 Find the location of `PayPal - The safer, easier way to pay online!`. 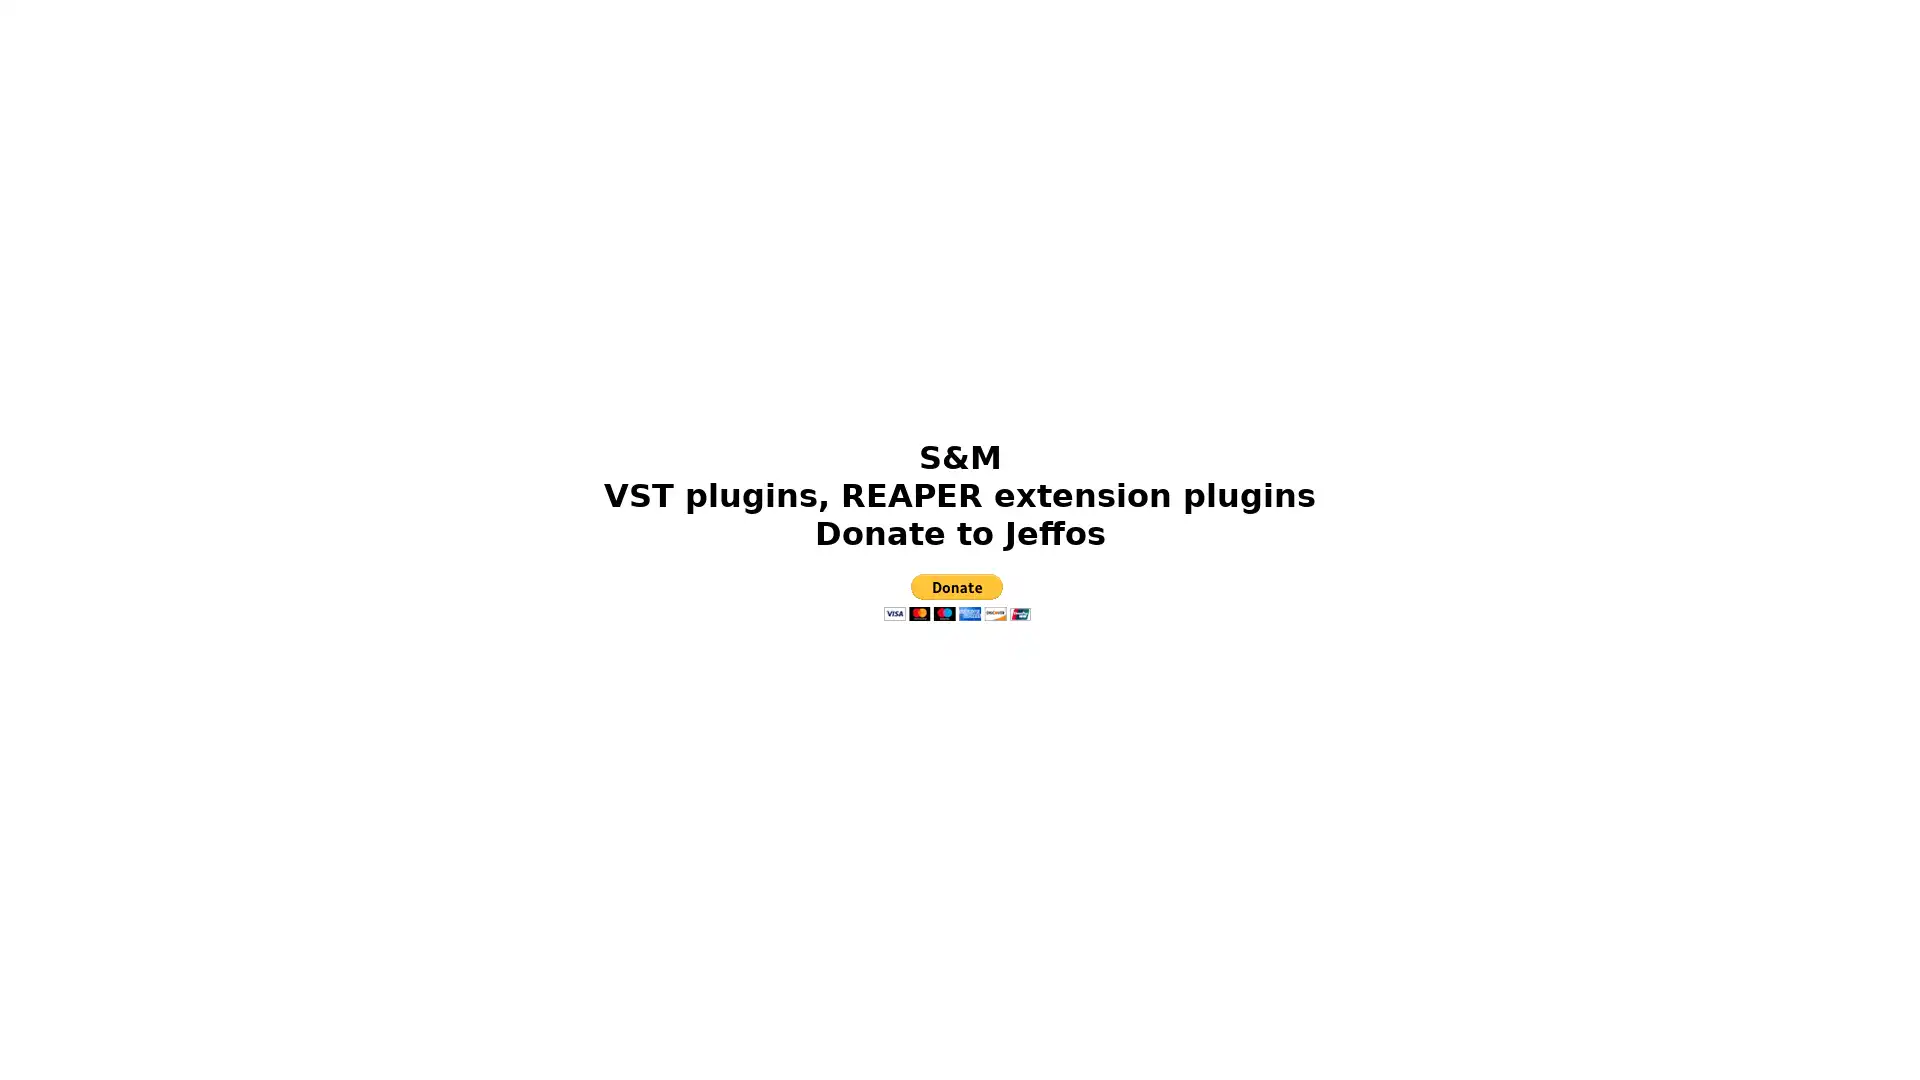

PayPal - The safer, easier way to pay online! is located at coordinates (955, 596).